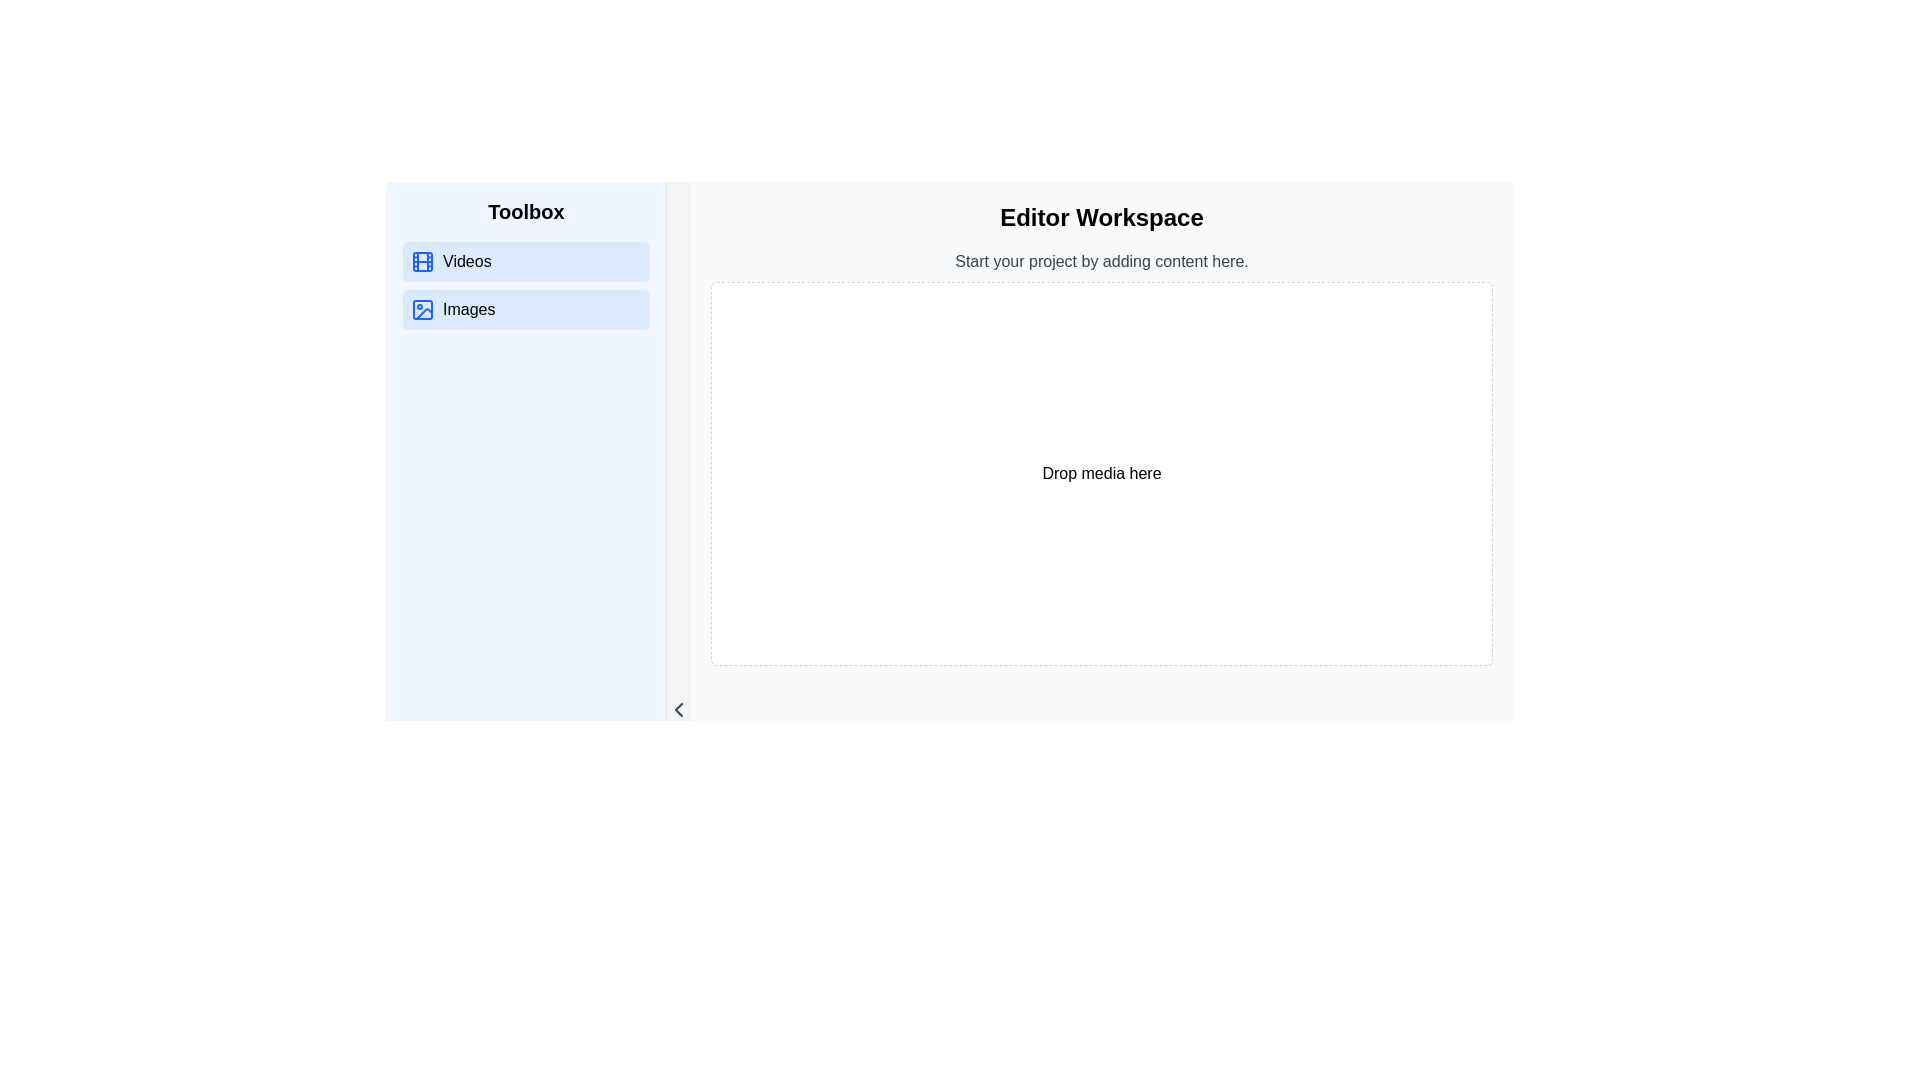 The image size is (1920, 1080). Describe the element at coordinates (466, 261) in the screenshot. I see `the text label that indicates the 'Videos' option, located to the right of the film icon in the Toolbox section` at that location.